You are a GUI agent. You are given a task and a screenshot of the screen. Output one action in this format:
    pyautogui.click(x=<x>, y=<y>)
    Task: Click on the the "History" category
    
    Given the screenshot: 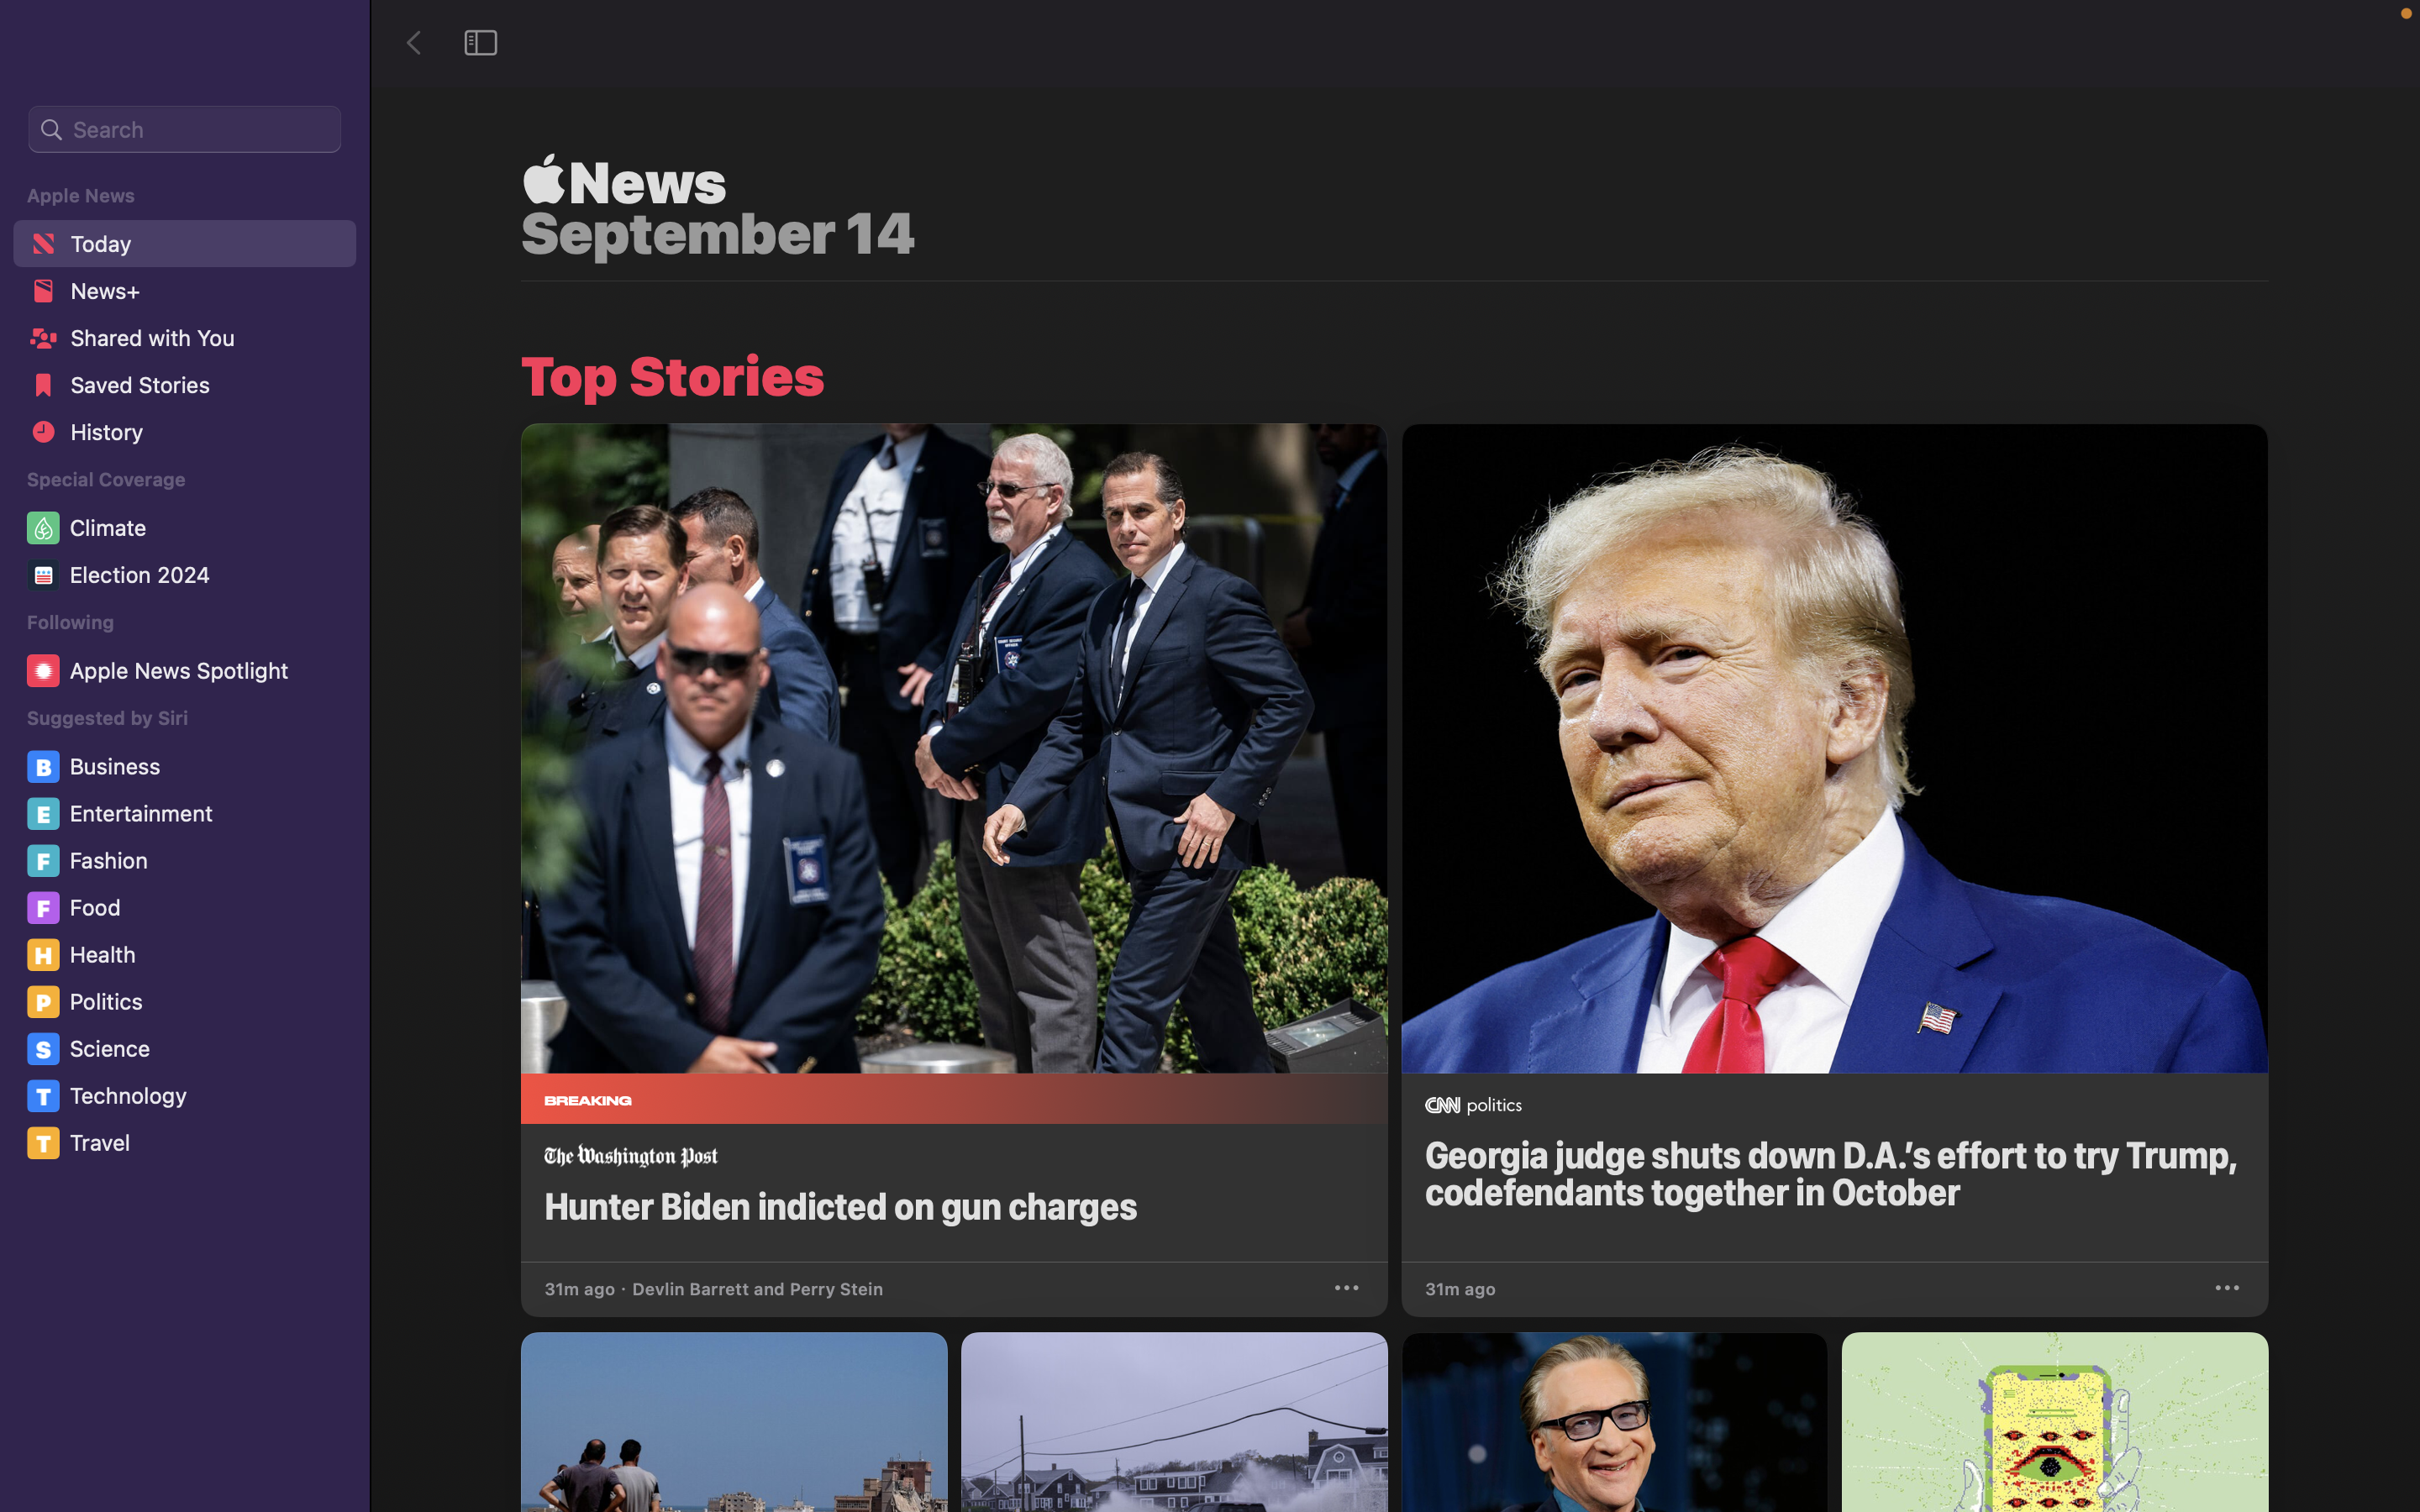 What is the action you would take?
    pyautogui.click(x=182, y=438)
    